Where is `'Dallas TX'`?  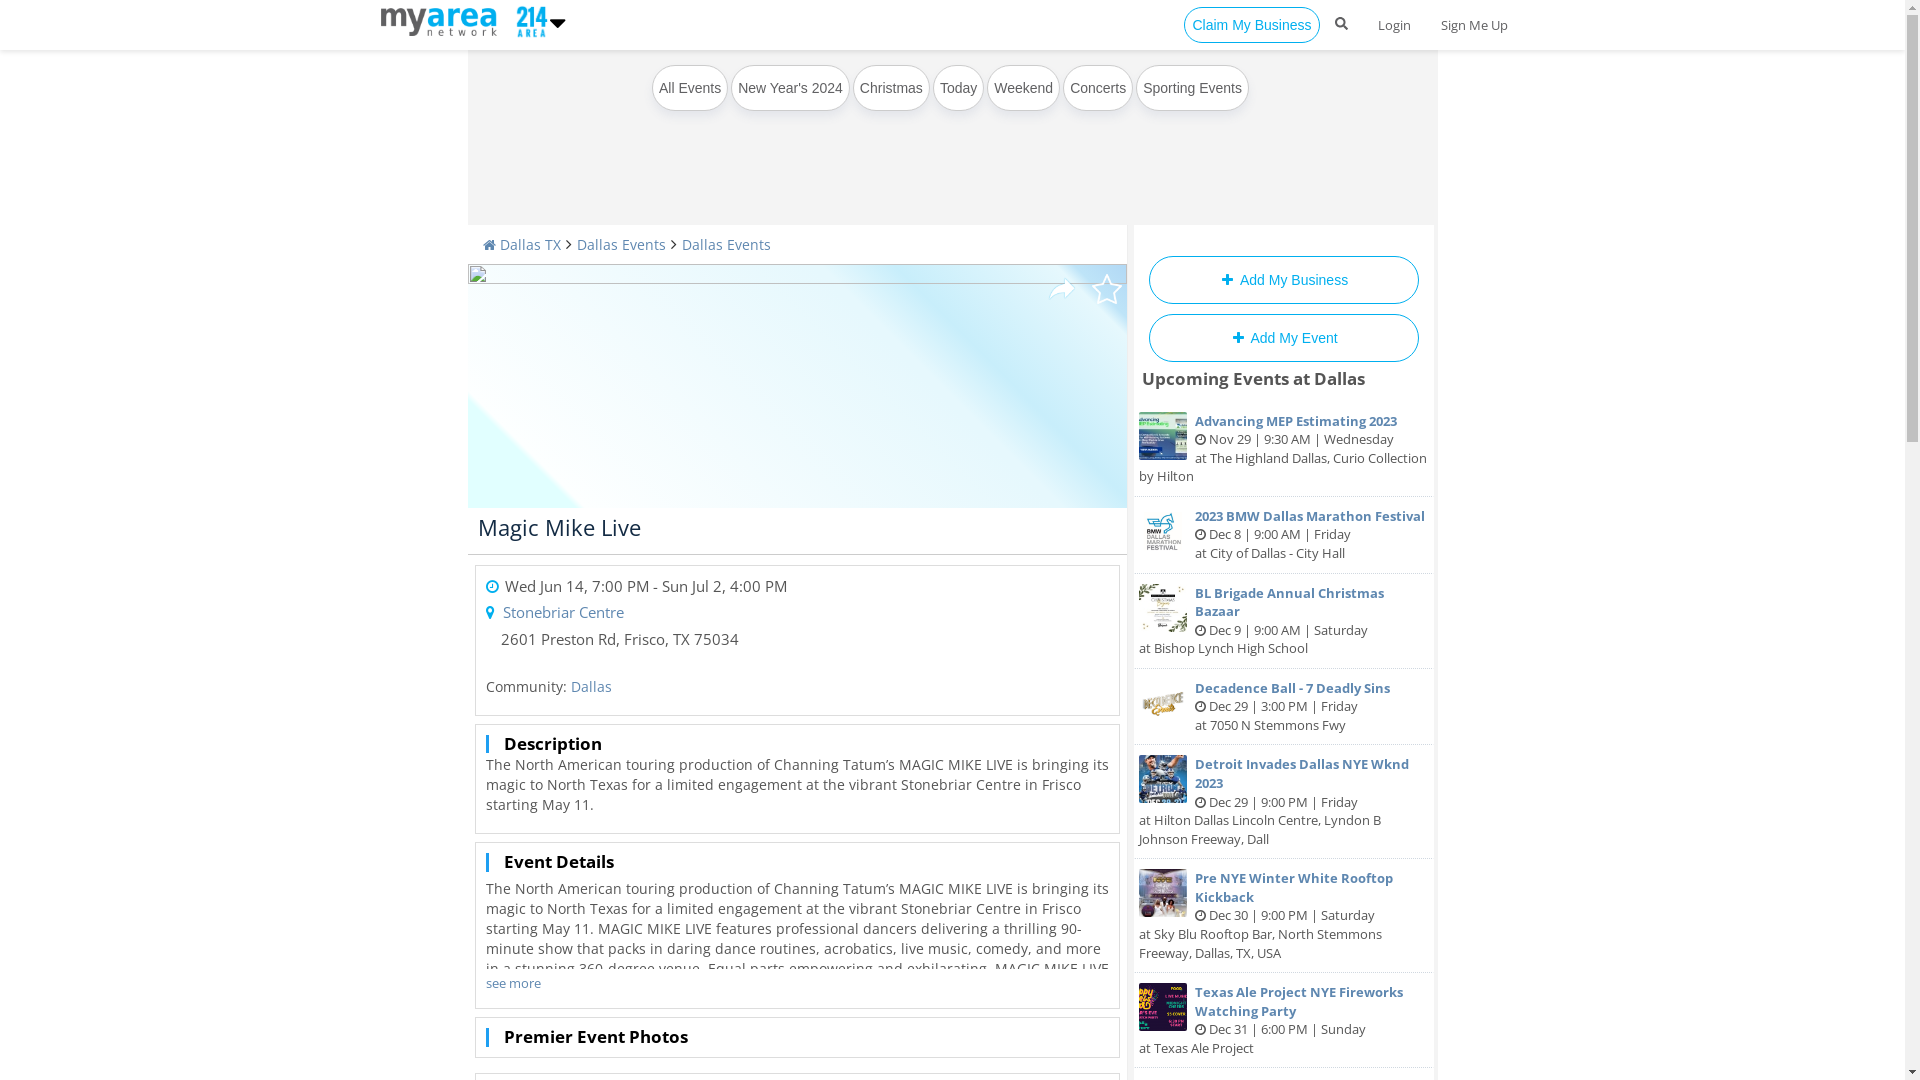 'Dallas TX' is located at coordinates (481, 243).